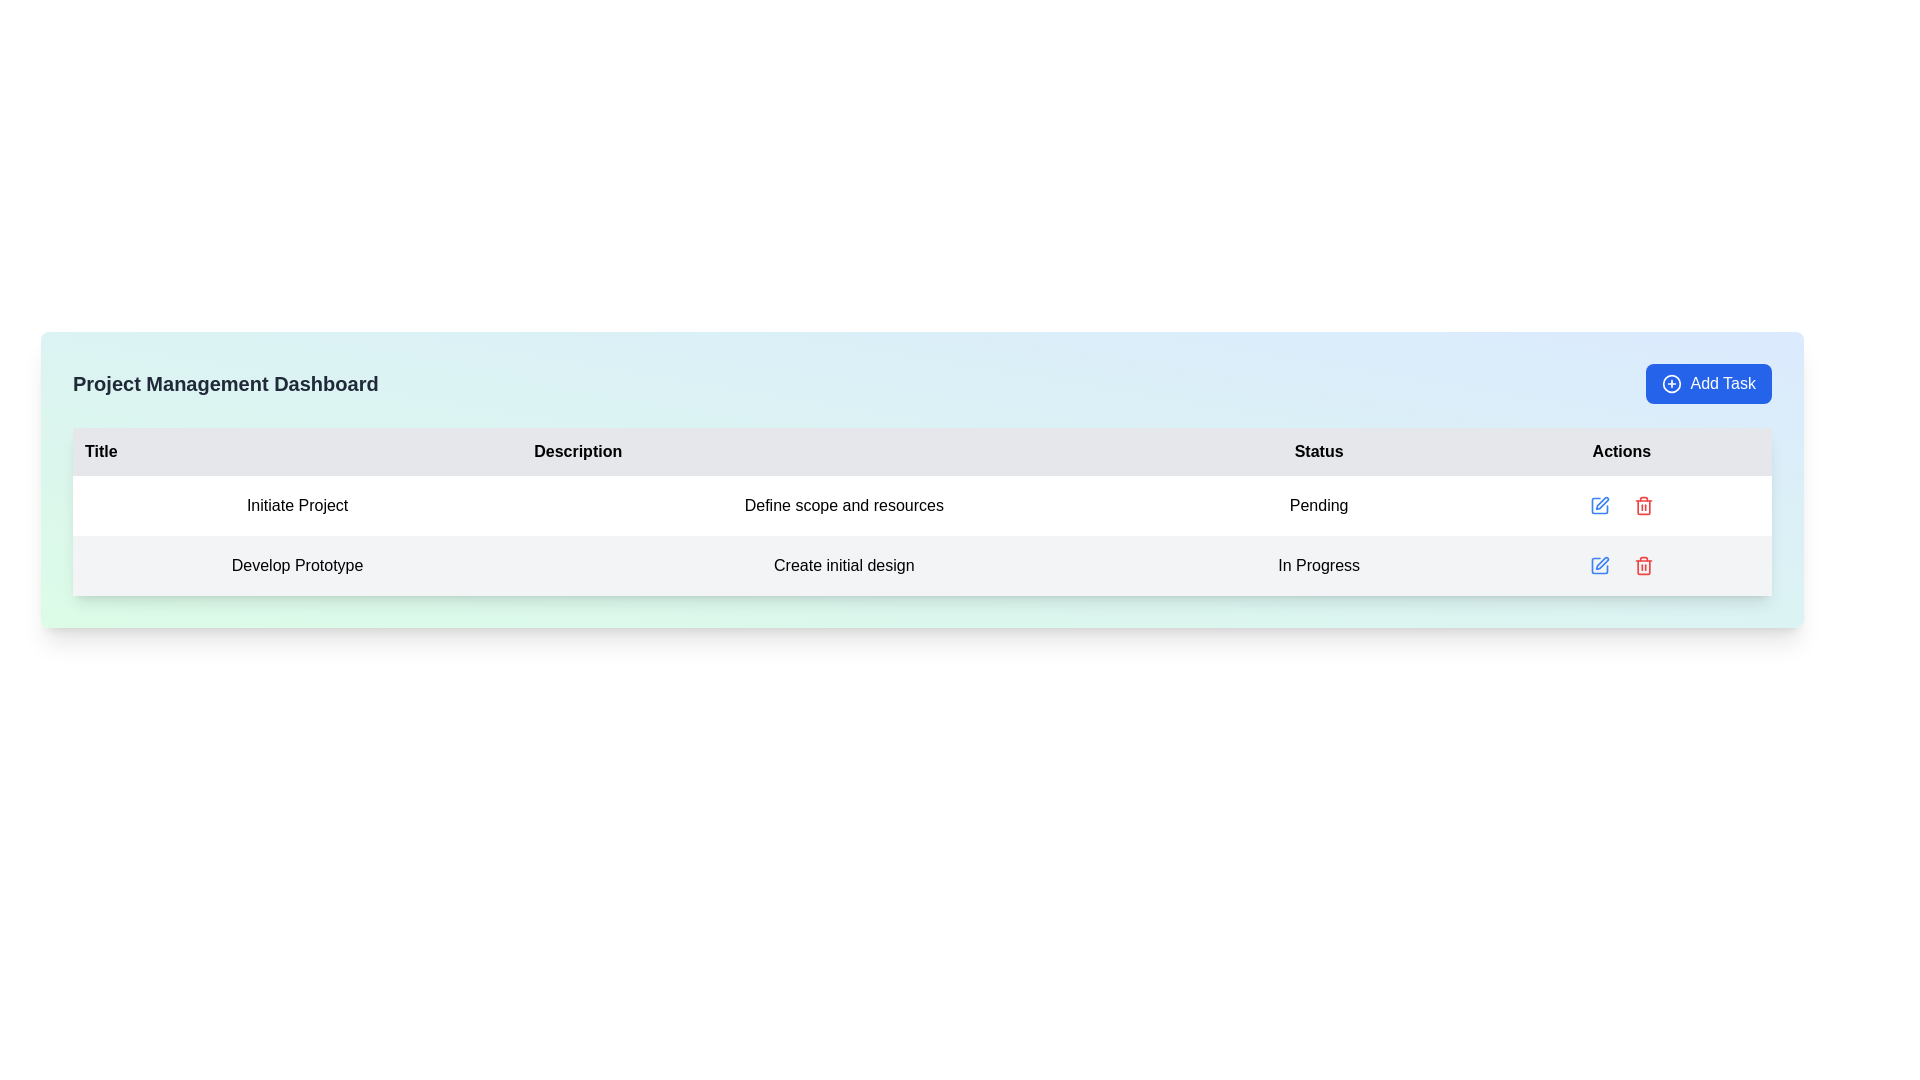 This screenshot has width=1920, height=1080. What do you see at coordinates (1672, 384) in the screenshot?
I see `the circular plus icon with a hollow center and a cross inside, located next to the 'Add Task' button in the top-right corner above the data table` at bounding box center [1672, 384].